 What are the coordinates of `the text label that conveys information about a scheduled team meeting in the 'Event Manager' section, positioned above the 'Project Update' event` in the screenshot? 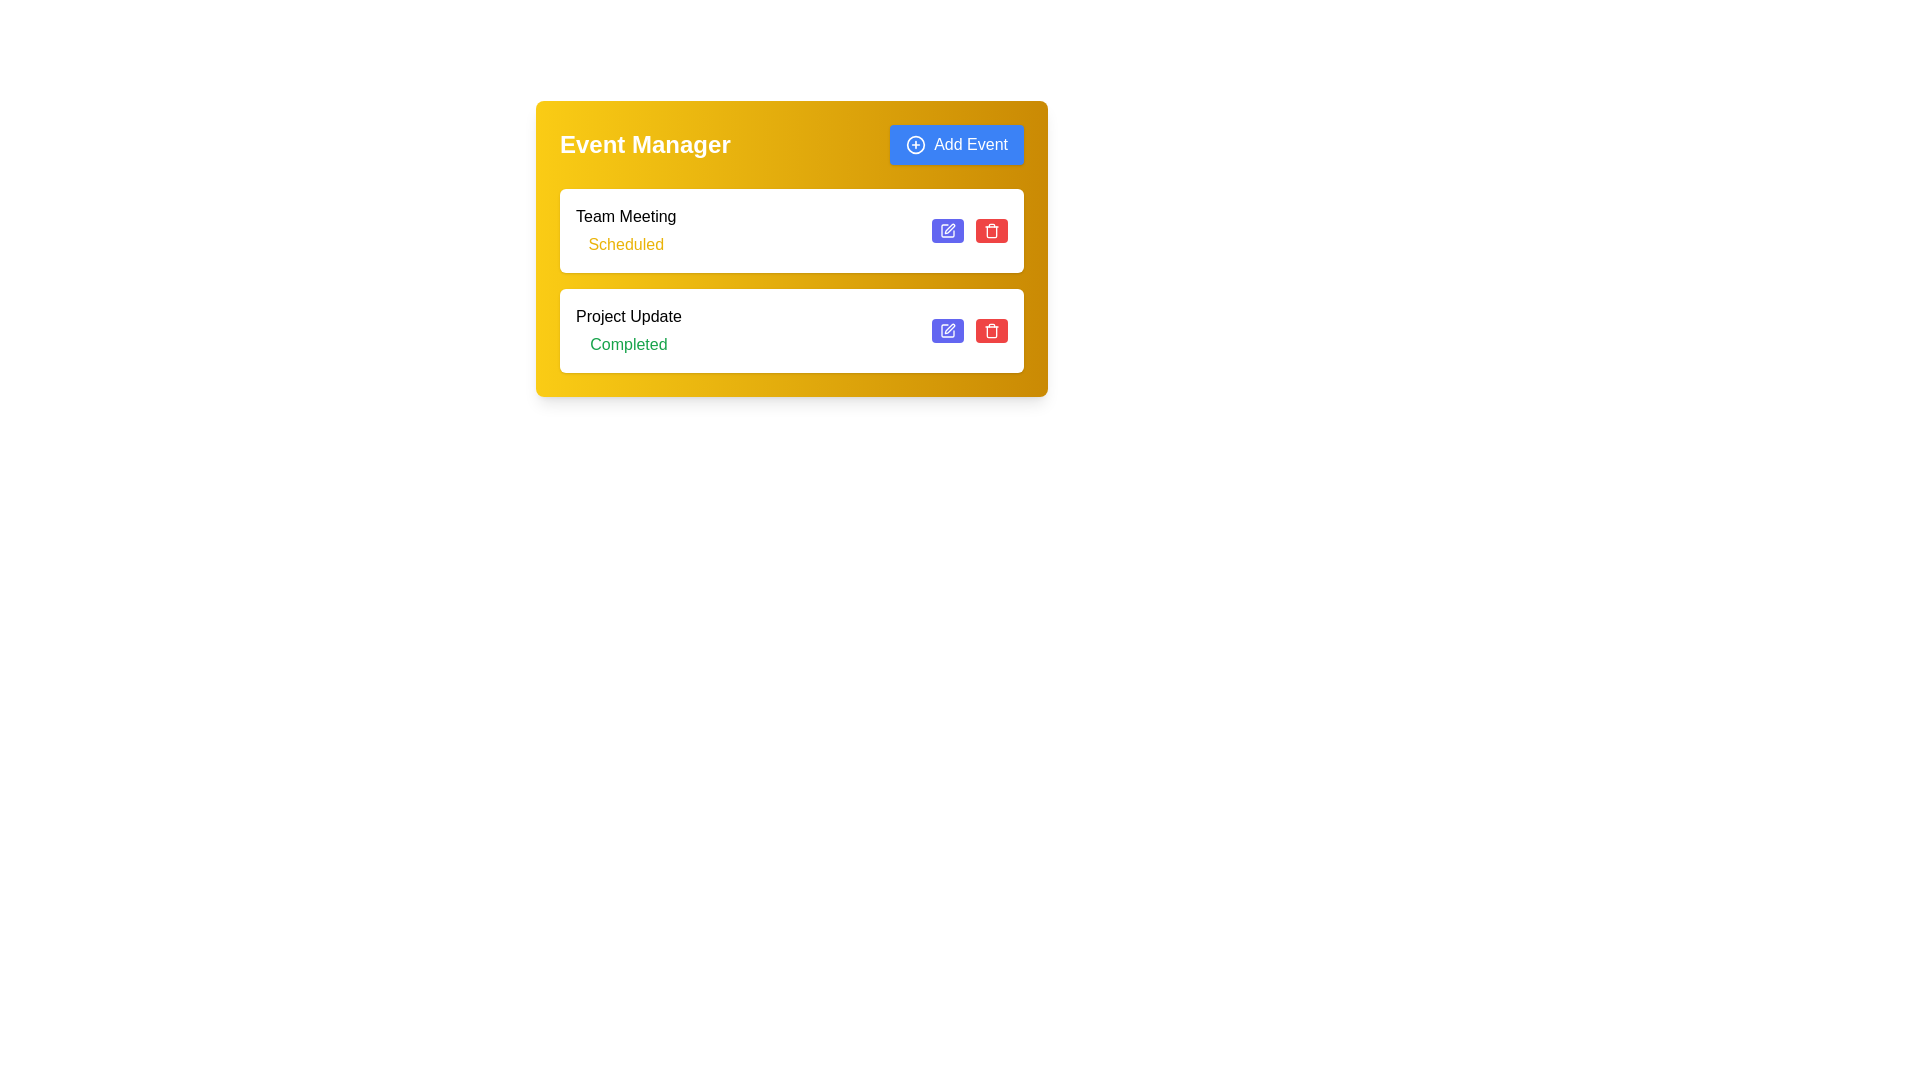 It's located at (625, 230).